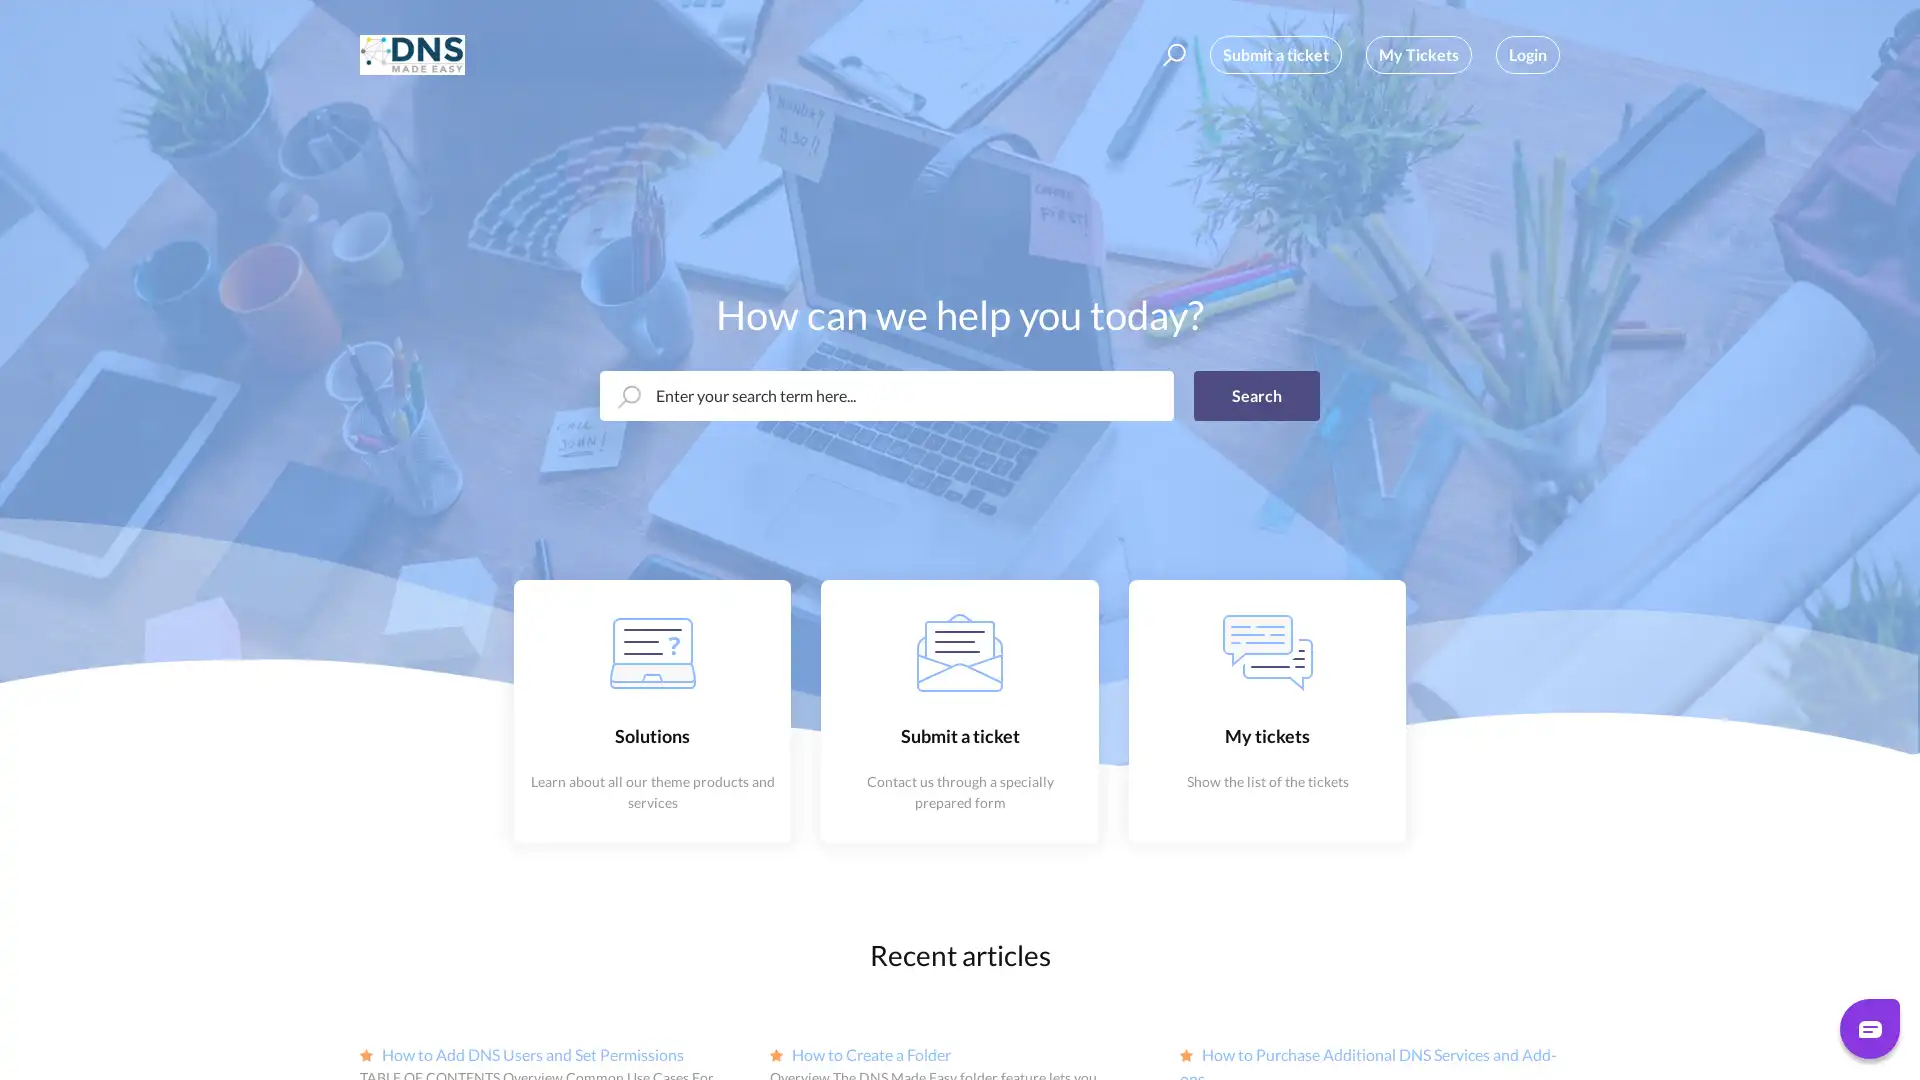 Image resolution: width=1920 pixels, height=1080 pixels. What do you see at coordinates (1256, 394) in the screenshot?
I see `Search` at bounding box center [1256, 394].